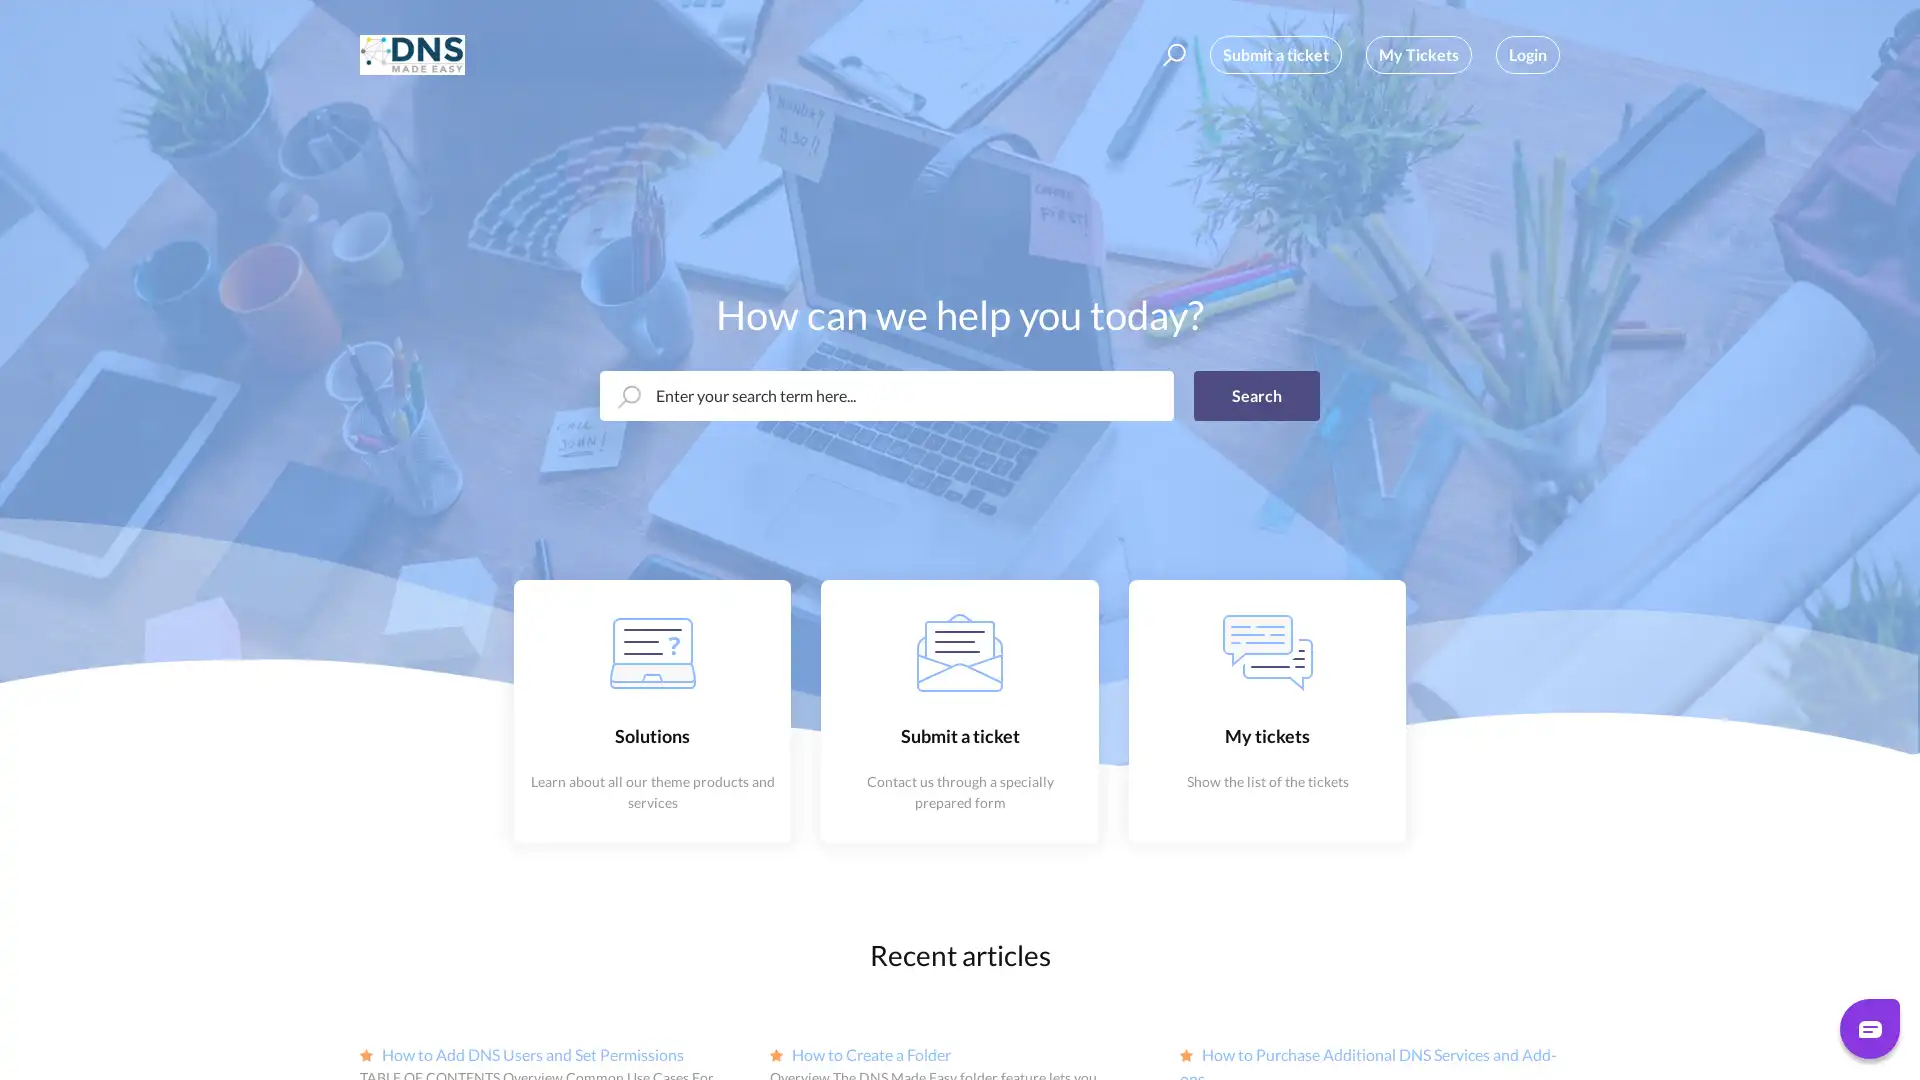 Image resolution: width=1920 pixels, height=1080 pixels. What do you see at coordinates (1256, 394) in the screenshot?
I see `Search` at bounding box center [1256, 394].